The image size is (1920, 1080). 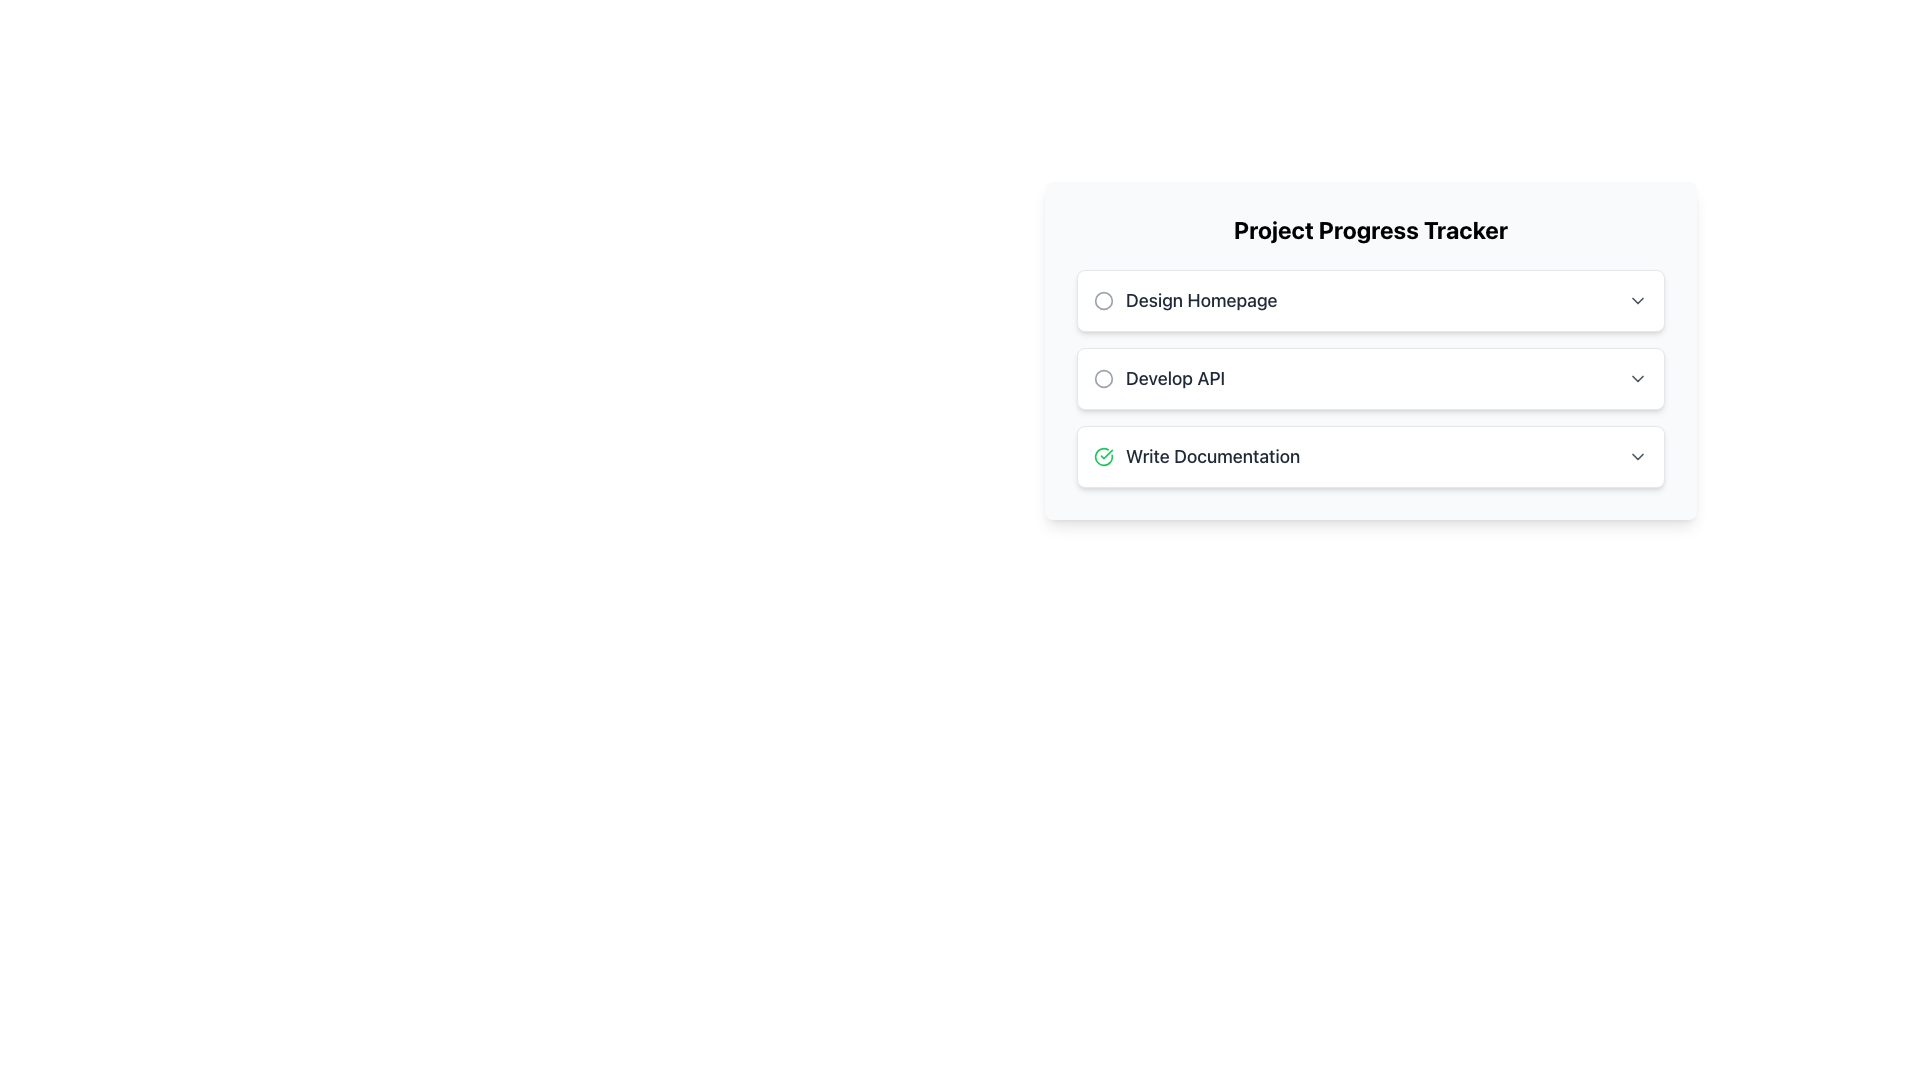 I want to click on the chevron-down icon of the Dropdown toggle button located to the right of the 'Design Homepage' text, so click(x=1637, y=300).